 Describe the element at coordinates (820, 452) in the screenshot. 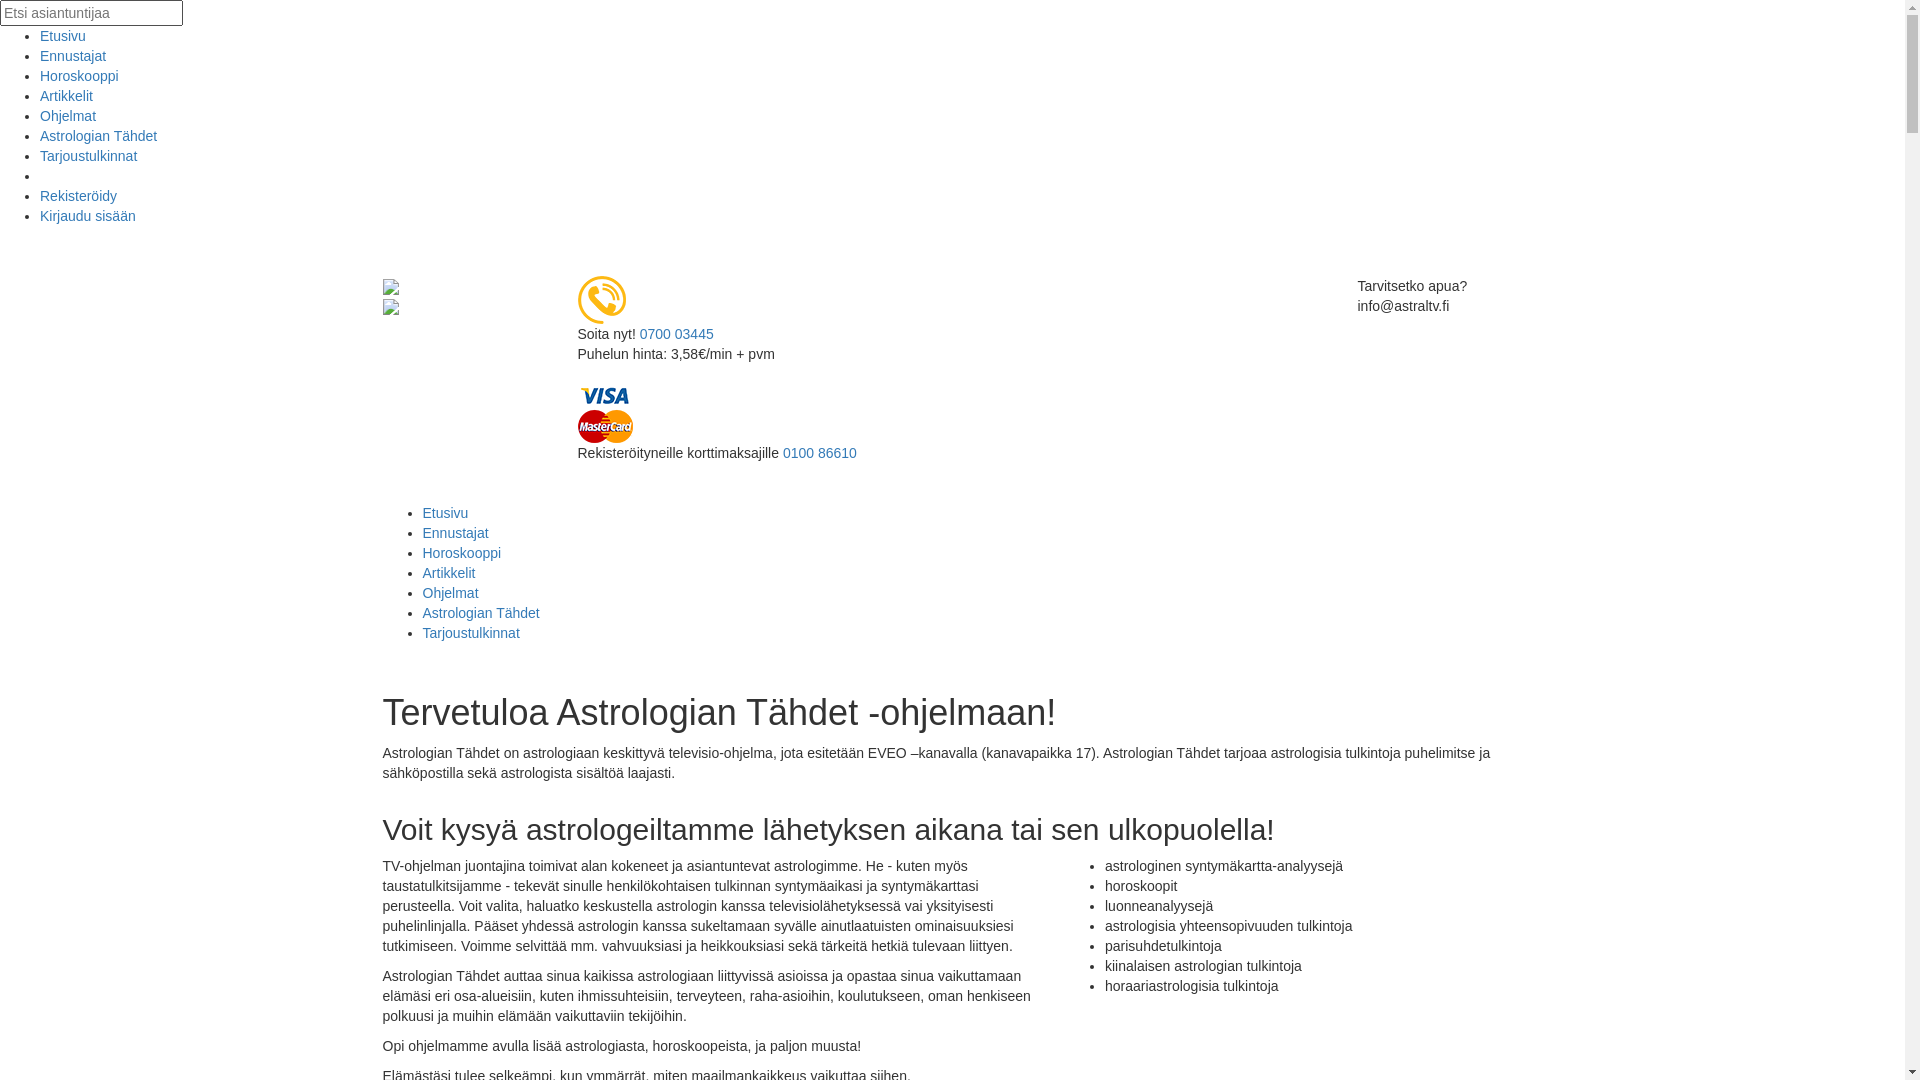

I see `'0100 86610'` at that location.